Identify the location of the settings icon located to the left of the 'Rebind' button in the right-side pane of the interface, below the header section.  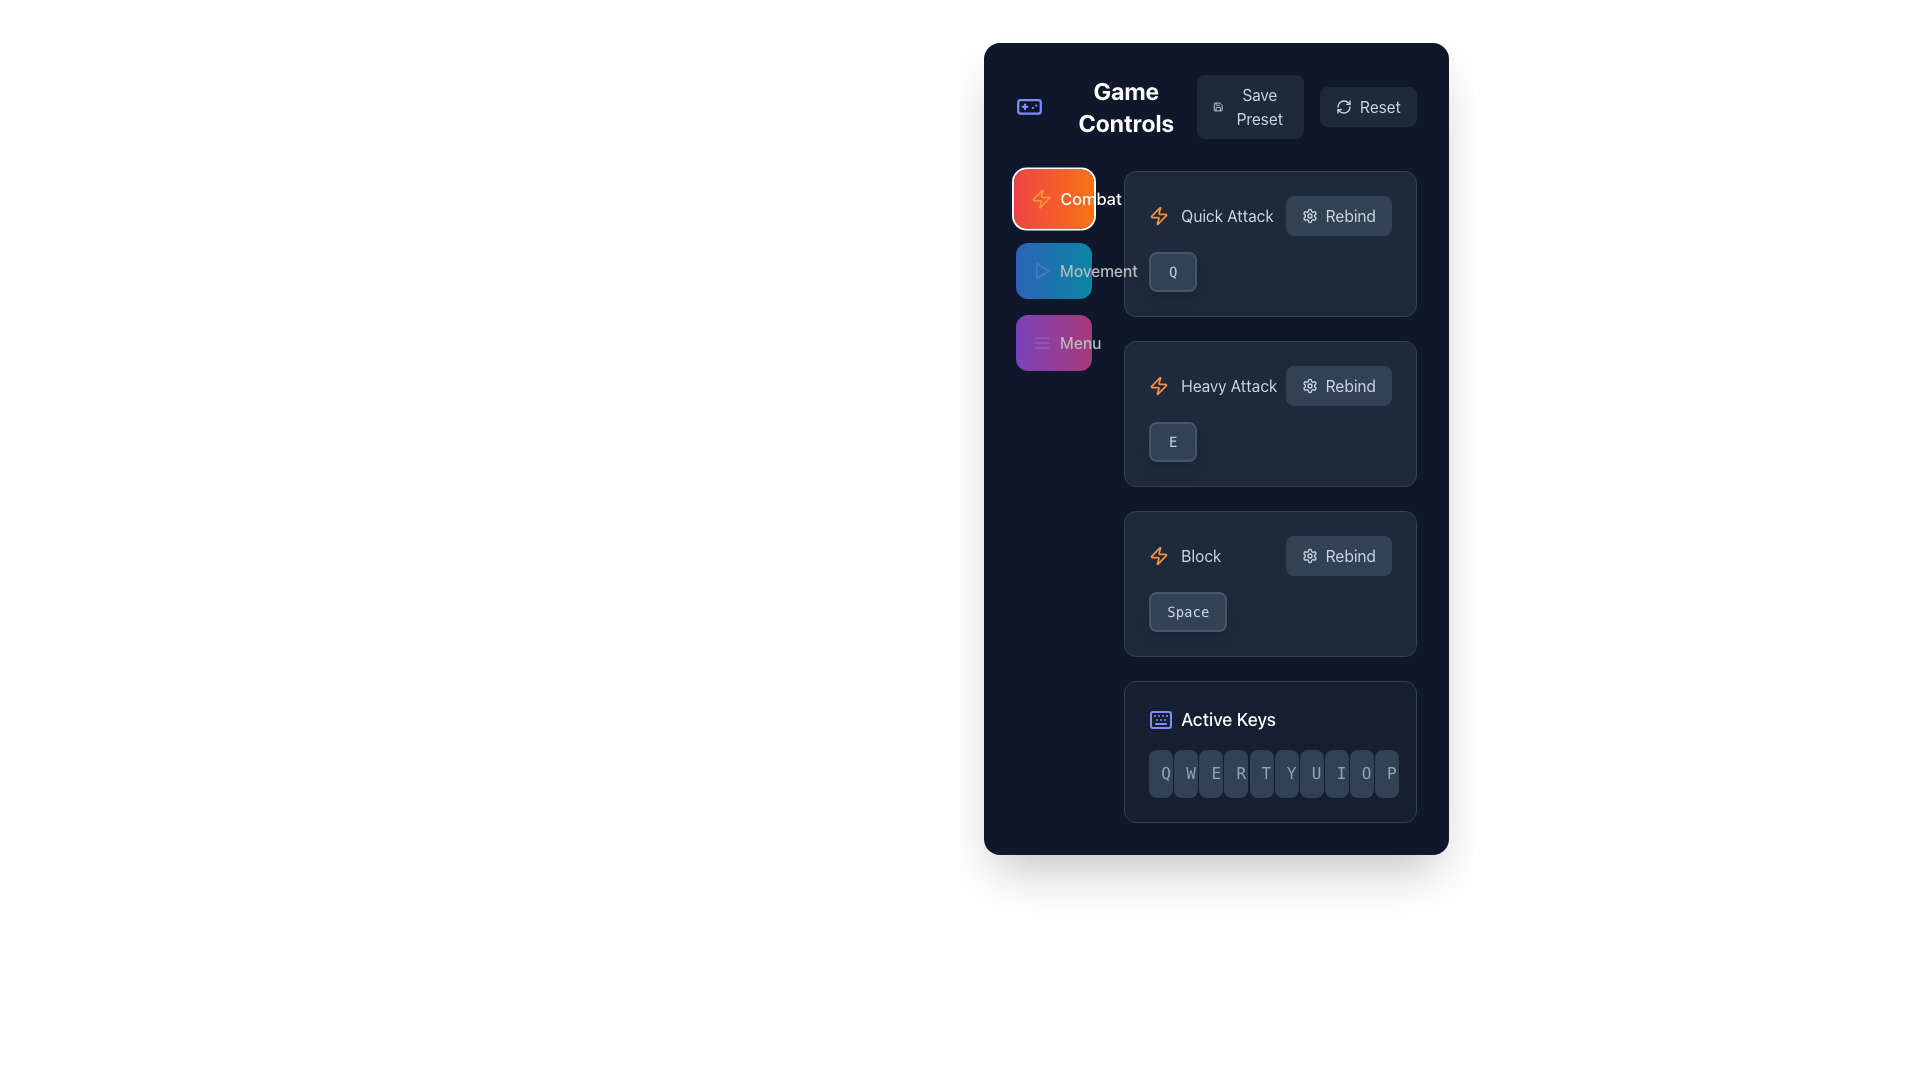
(1309, 216).